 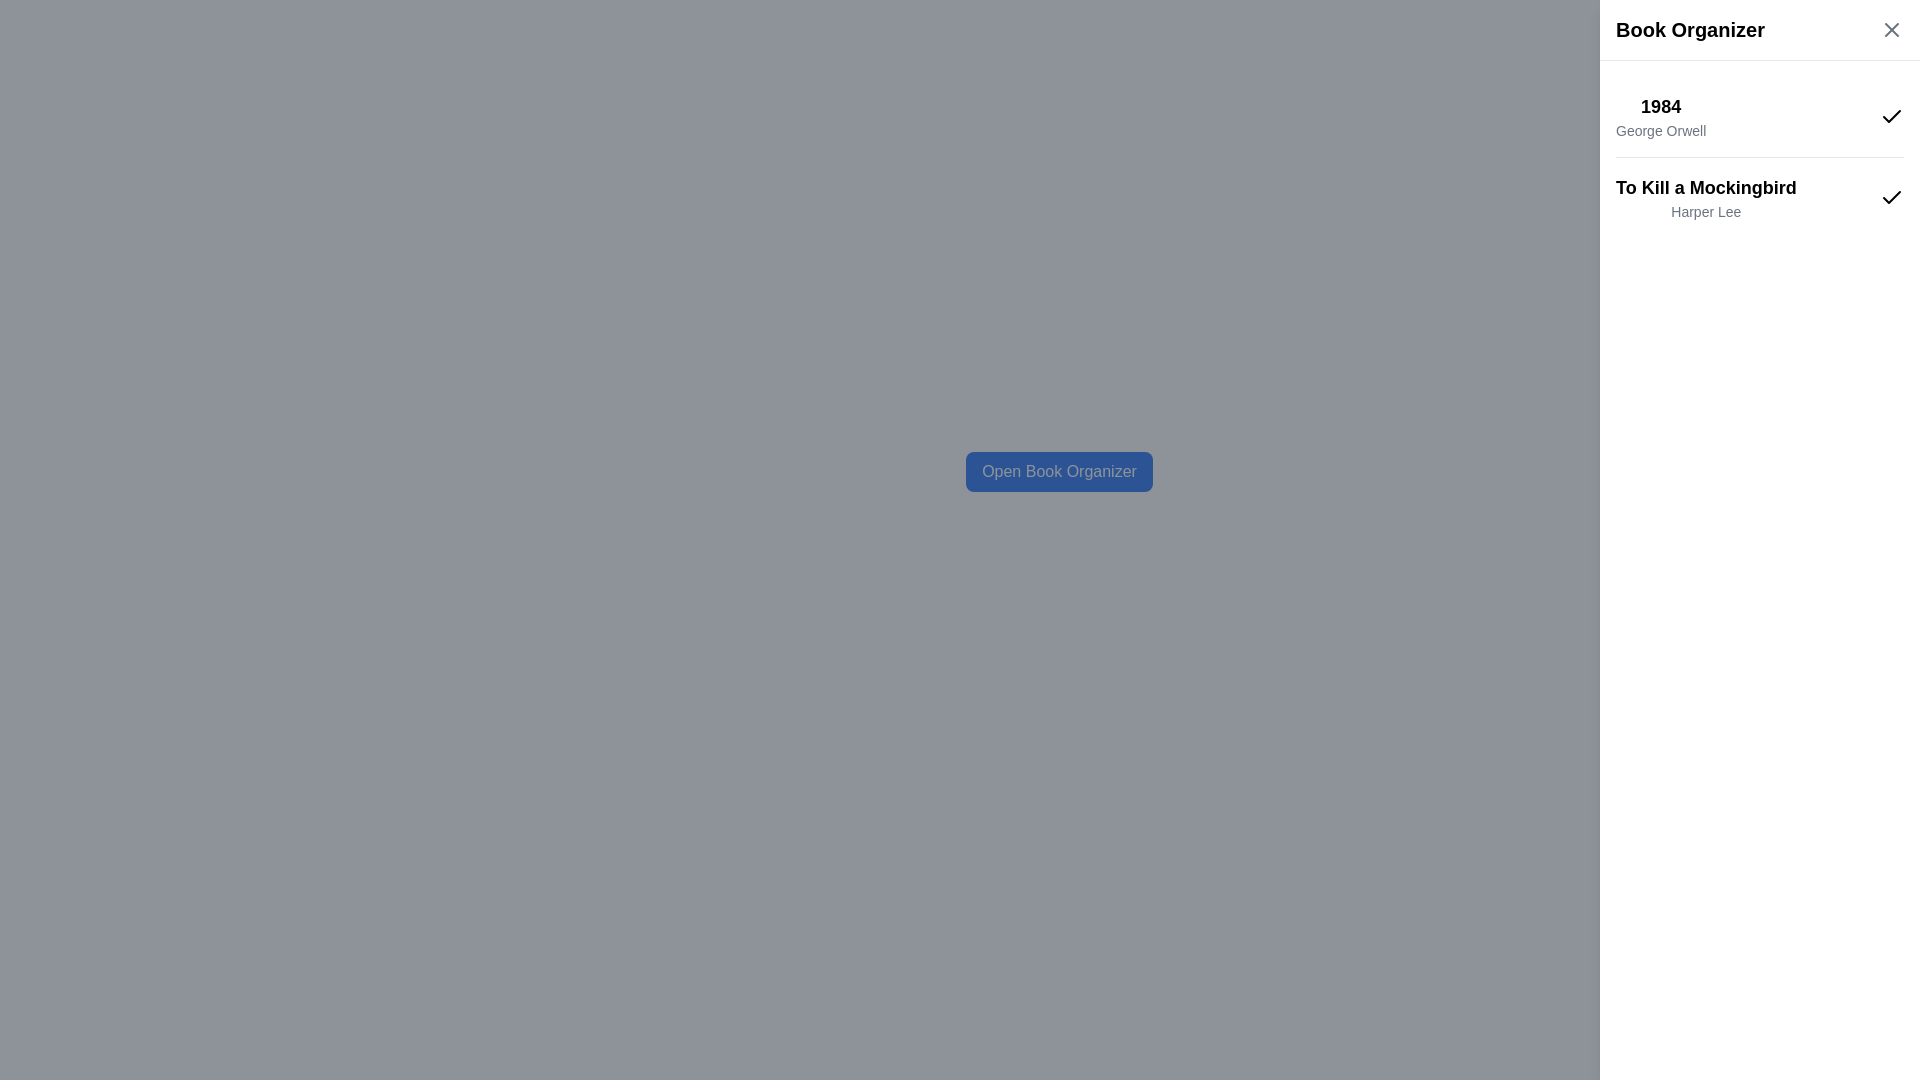 I want to click on the Information Display showing the book title '1984' by George Orwell, so click(x=1661, y=116).